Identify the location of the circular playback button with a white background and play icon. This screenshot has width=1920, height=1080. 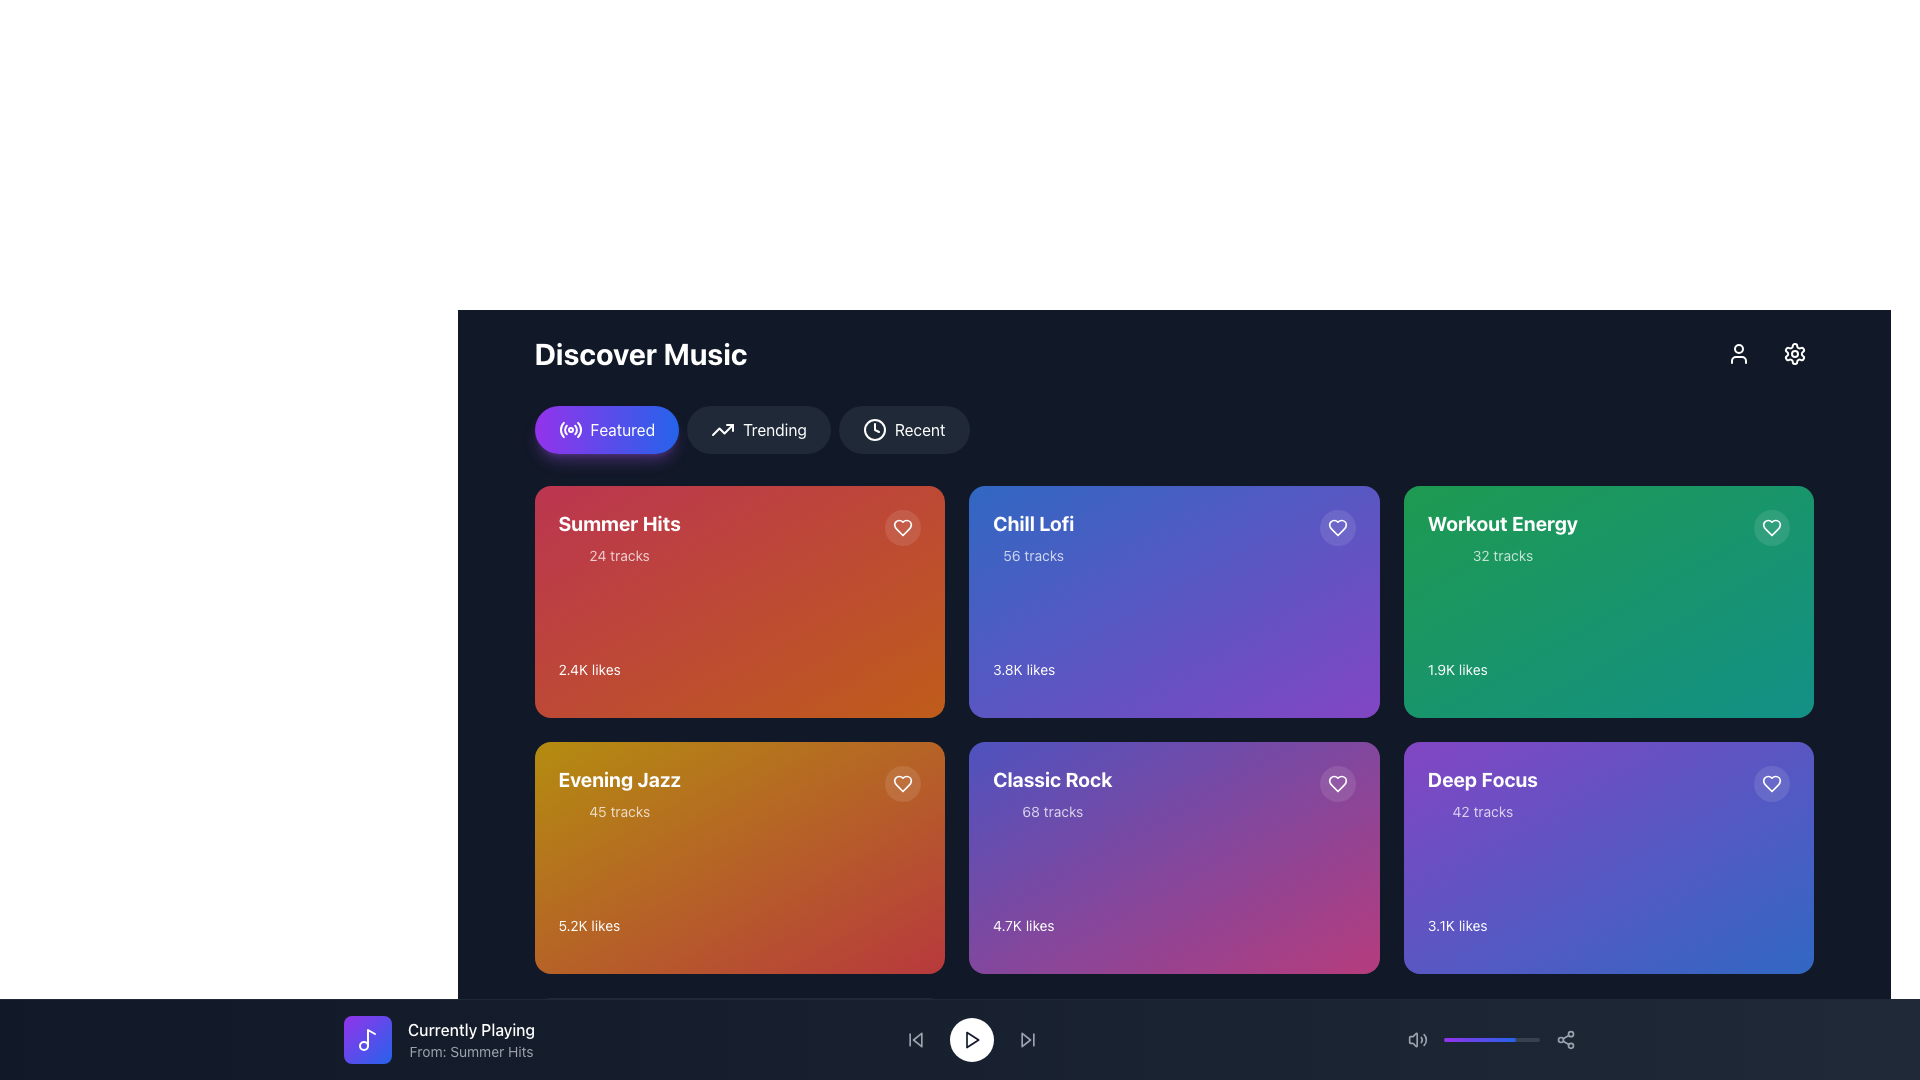
(971, 1039).